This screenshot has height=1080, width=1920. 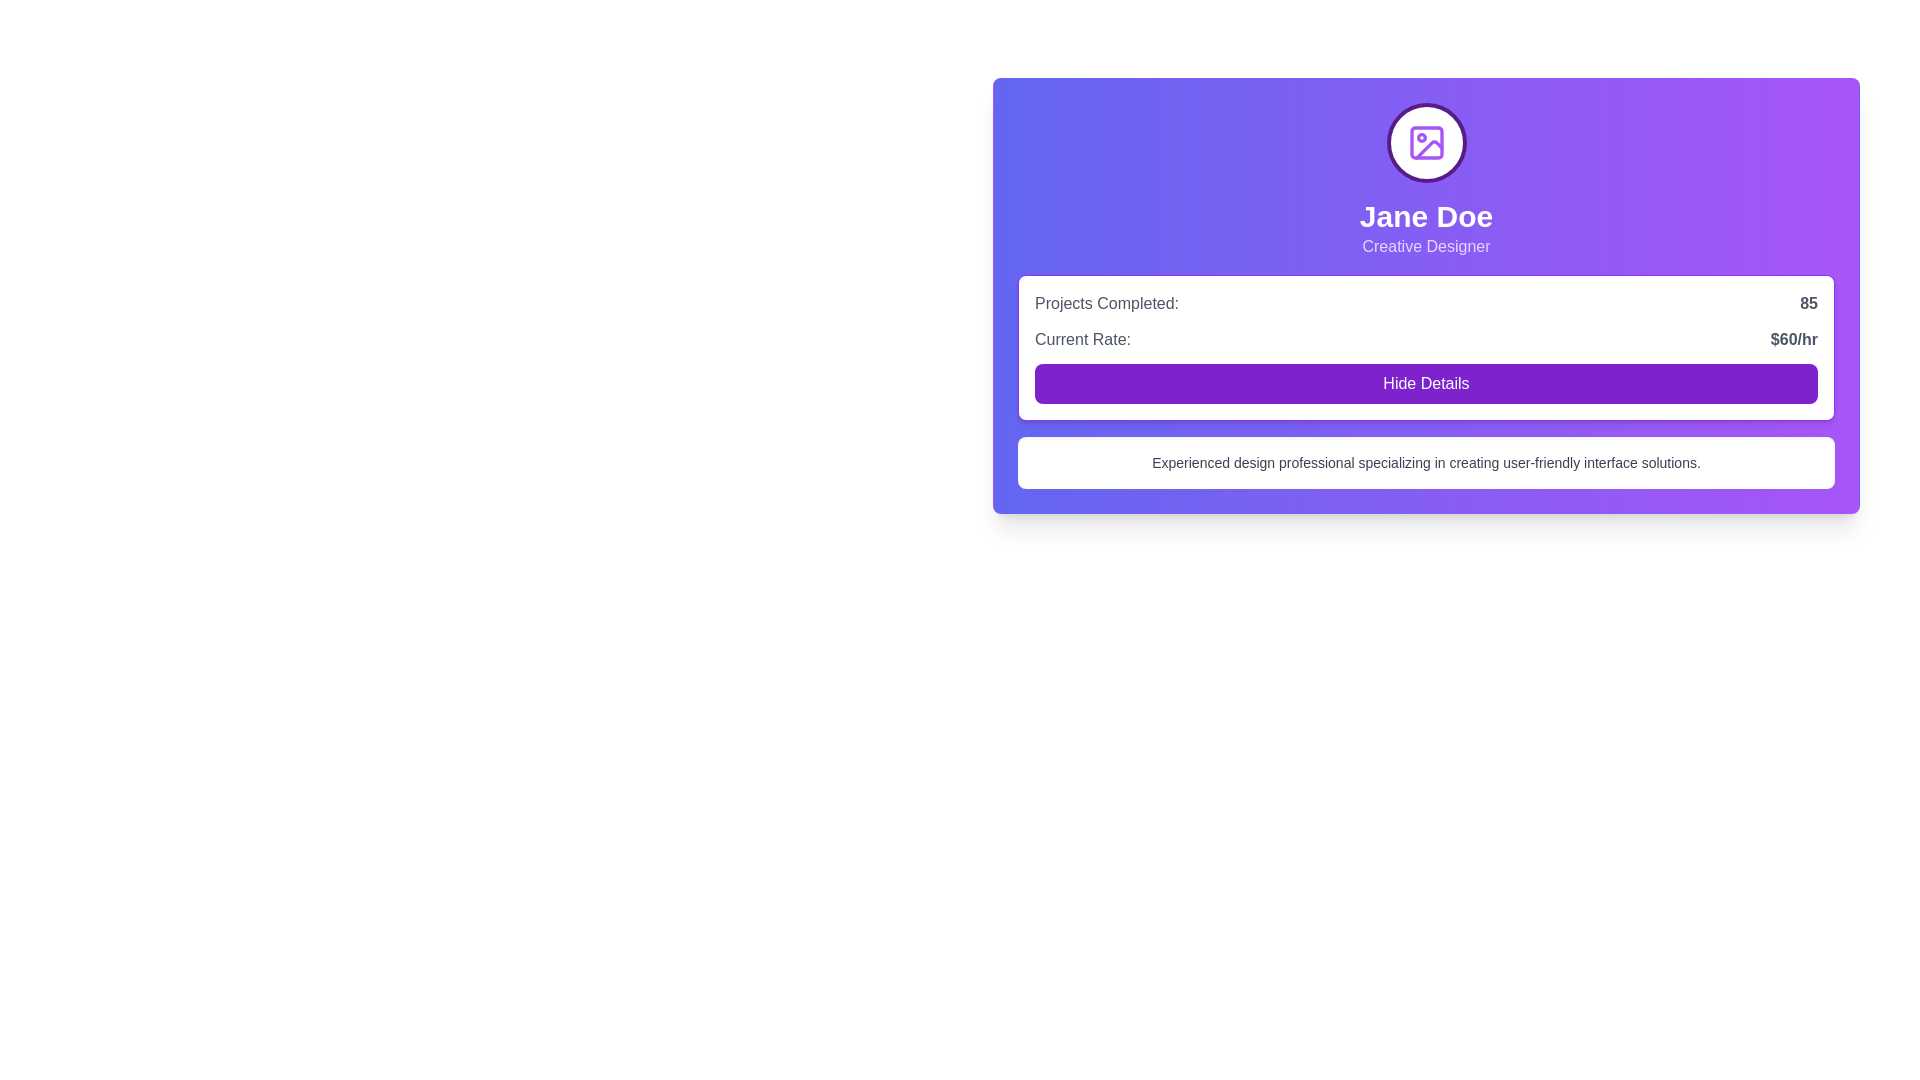 I want to click on the profile image placeholder icon located centrally above the name 'Jane Doe' in the top portion of the card, so click(x=1425, y=141).